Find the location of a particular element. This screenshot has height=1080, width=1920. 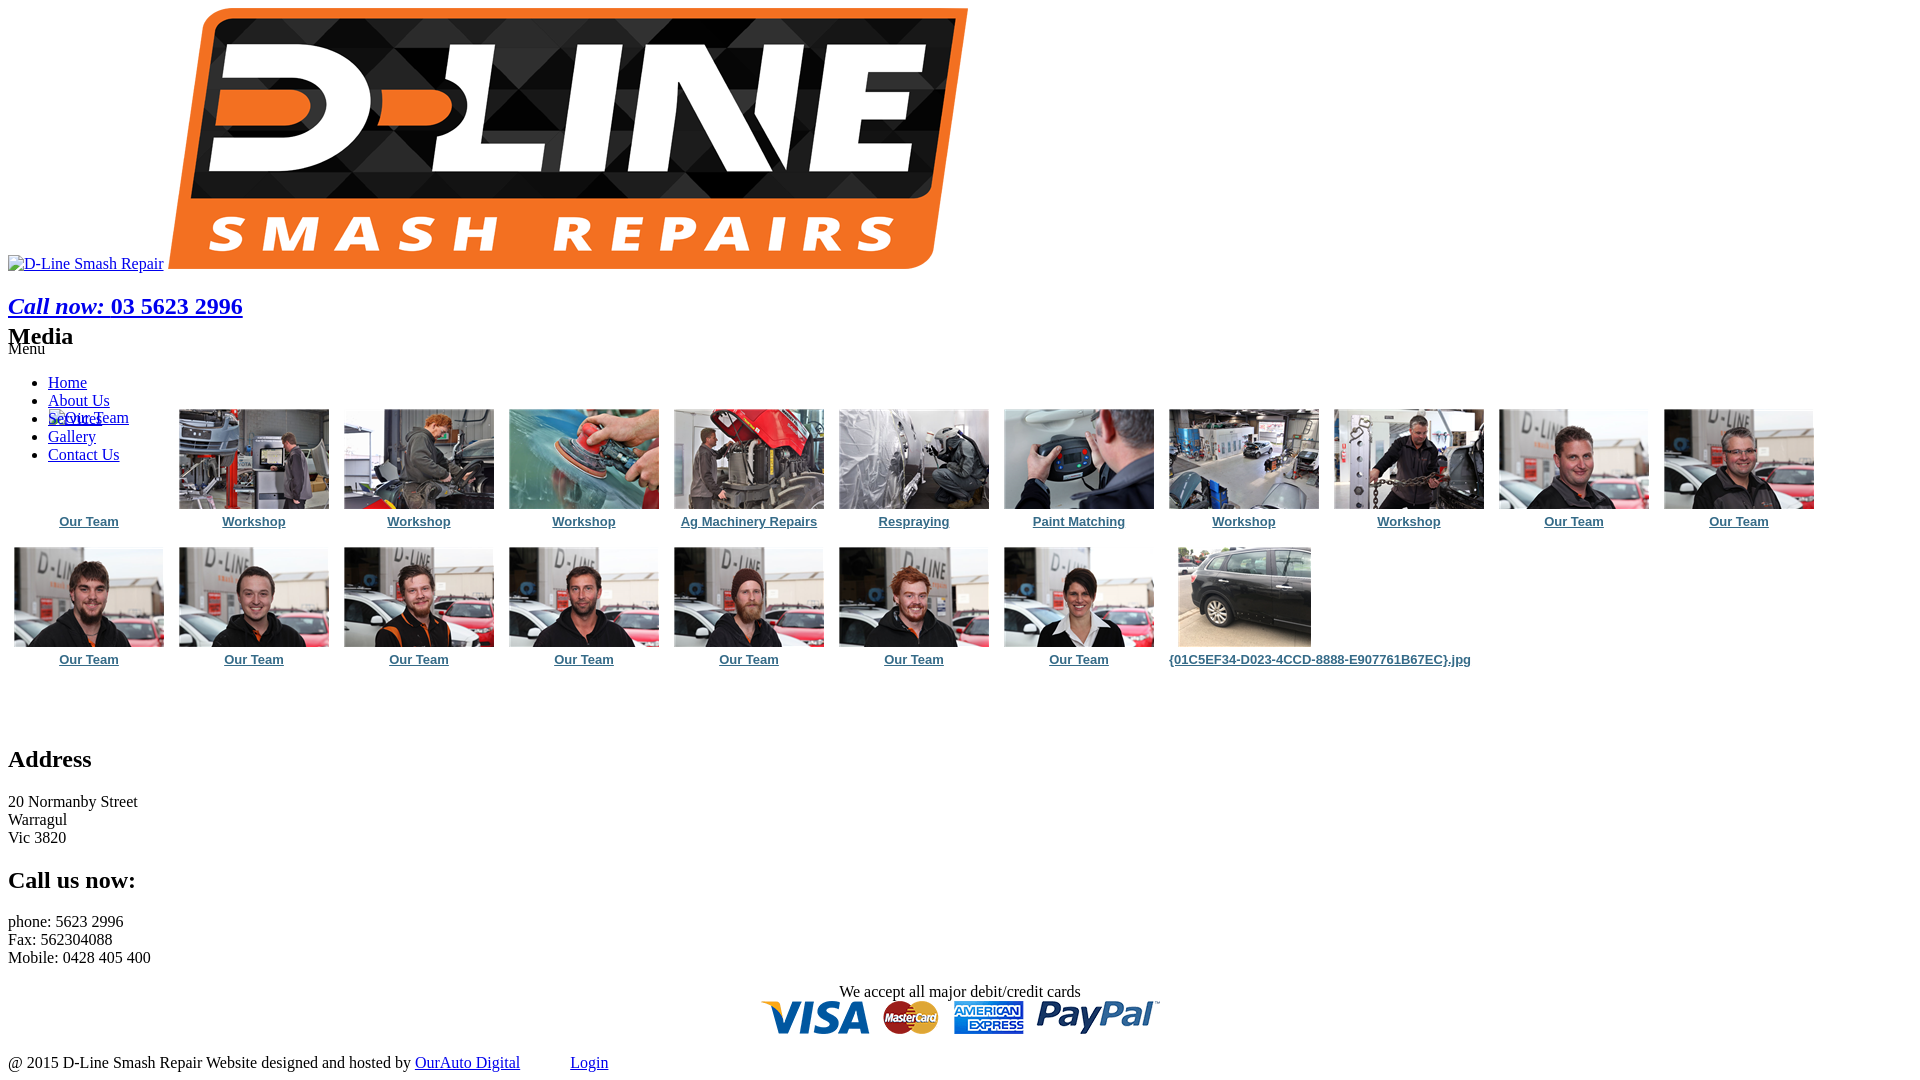

'Respraying' is located at coordinates (912, 459).